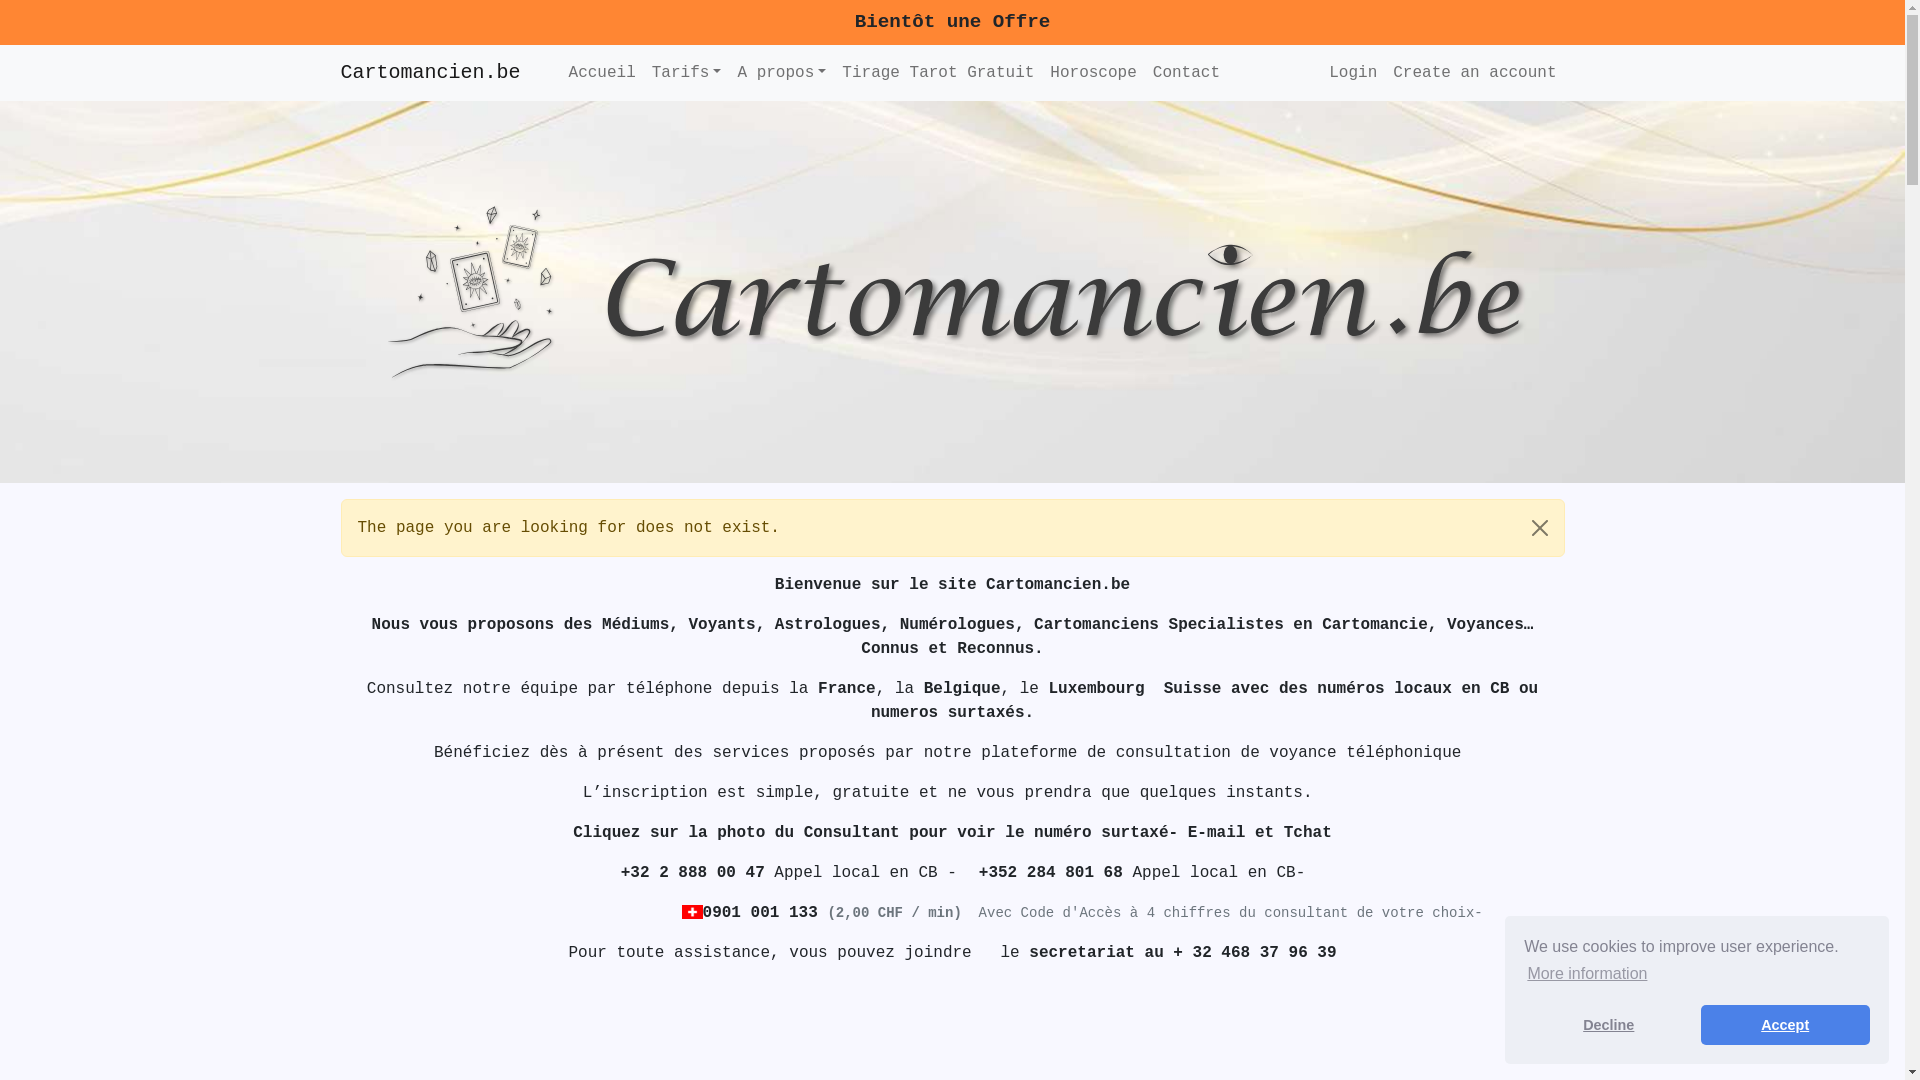  What do you see at coordinates (1092, 72) in the screenshot?
I see `'Horoscope'` at bounding box center [1092, 72].